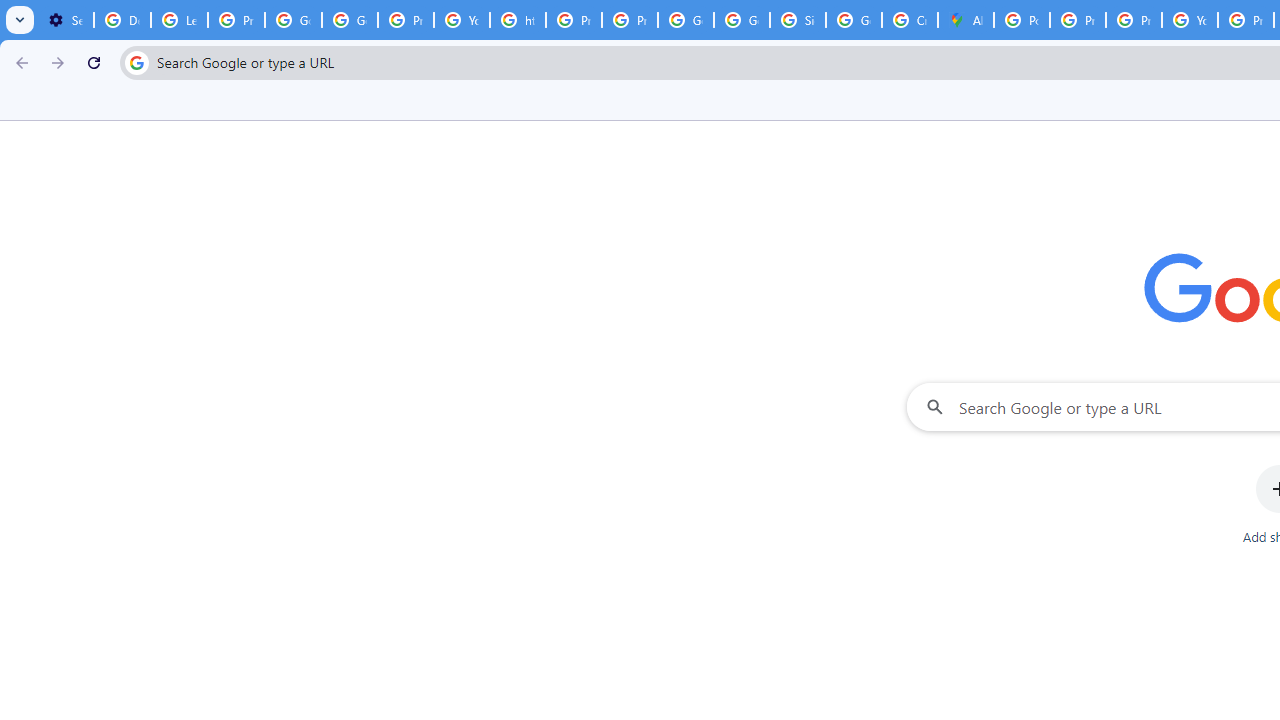 The width and height of the screenshot is (1280, 720). What do you see at coordinates (1076, 20) in the screenshot?
I see `'Privacy Help Center - Policies Help'` at bounding box center [1076, 20].